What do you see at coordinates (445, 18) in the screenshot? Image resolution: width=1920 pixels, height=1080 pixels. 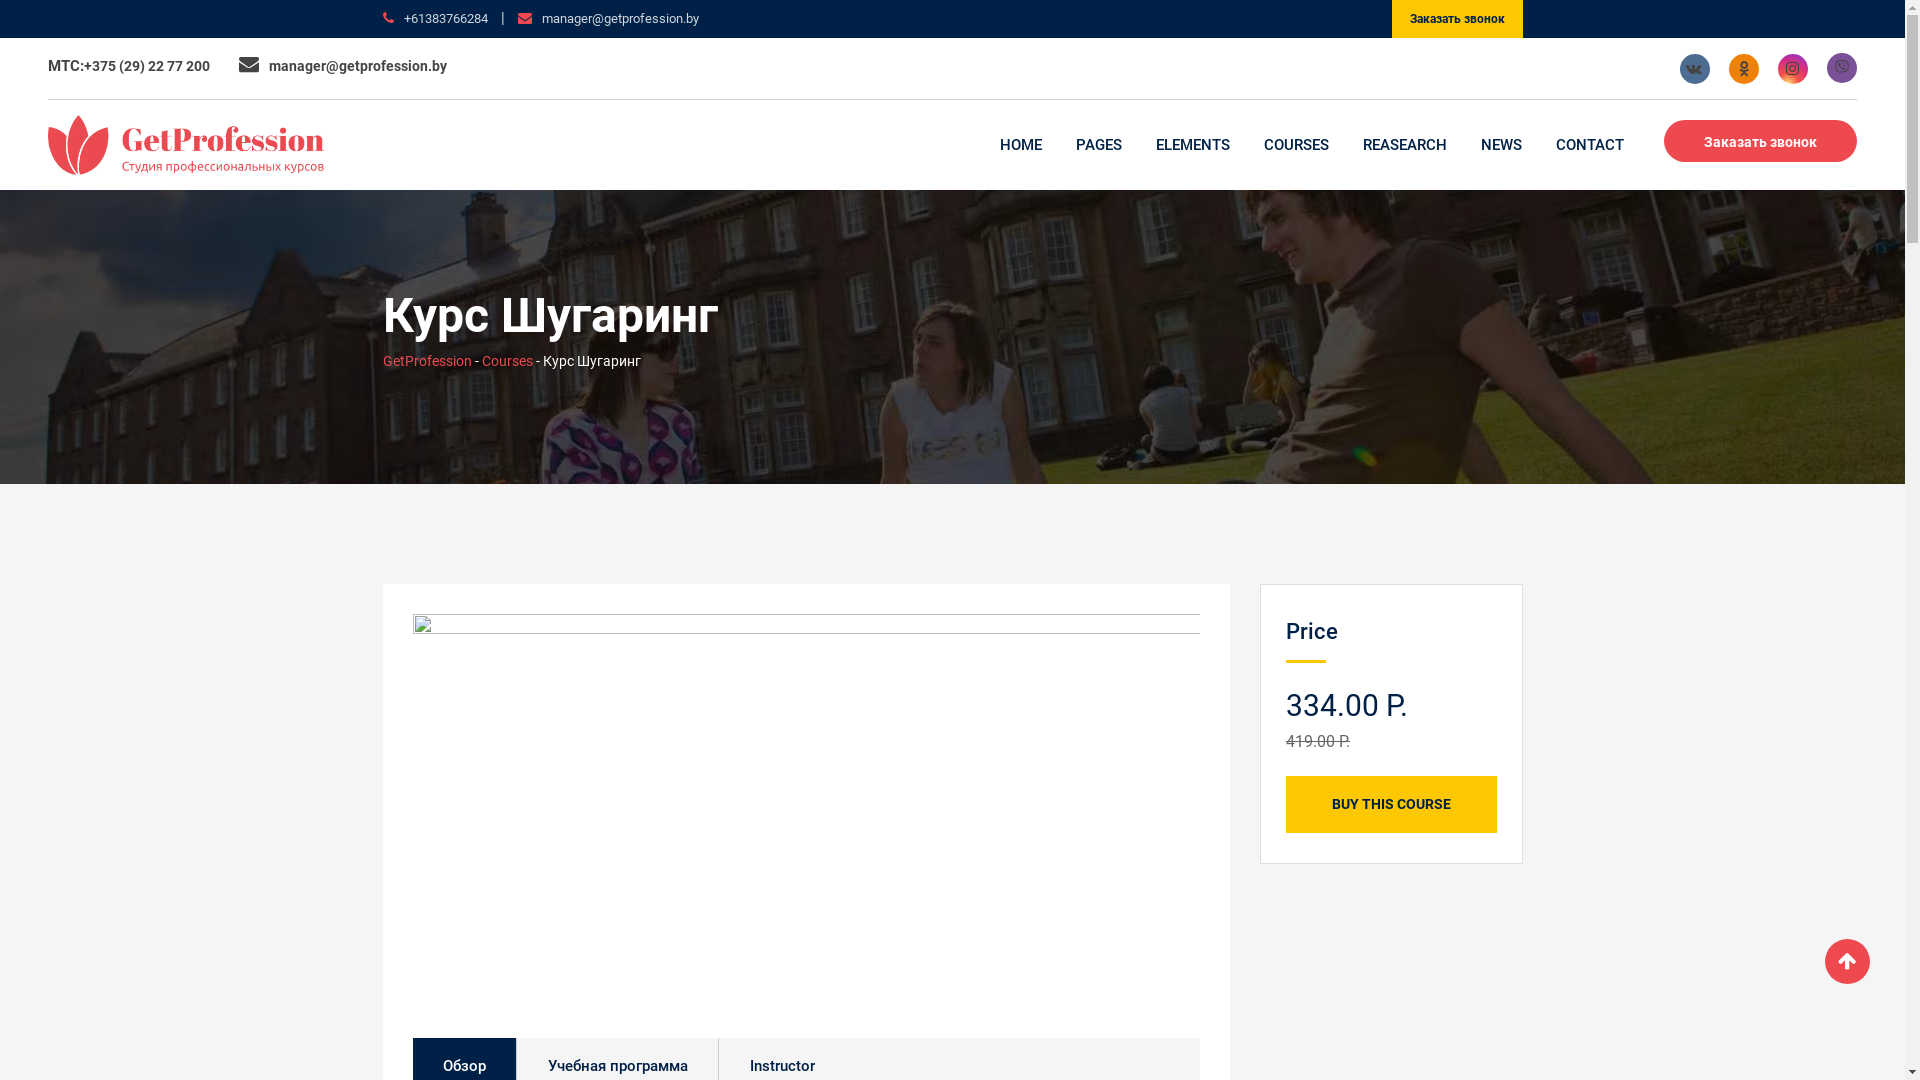 I see `'+61383766284'` at bounding box center [445, 18].